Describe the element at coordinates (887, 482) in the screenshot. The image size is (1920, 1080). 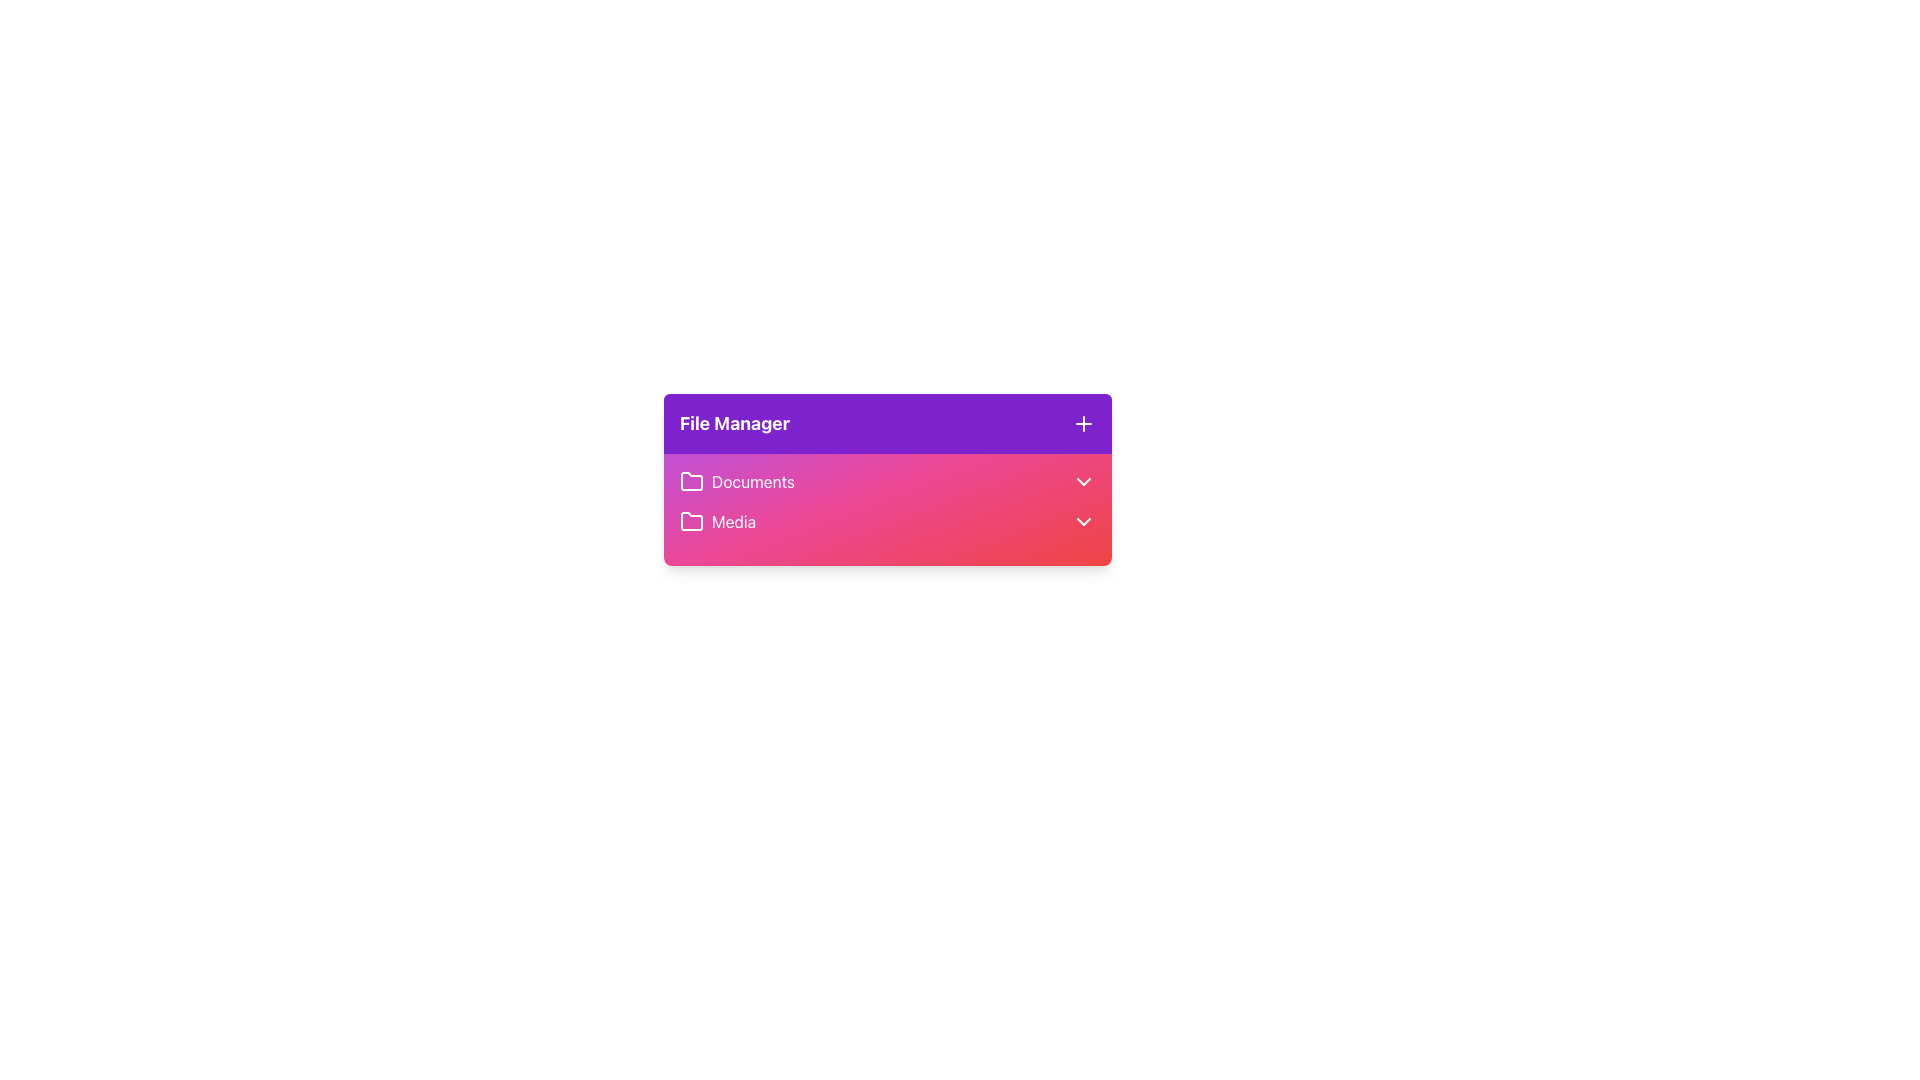
I see `the 'Documents' row in the 'File Manager' widget` at that location.